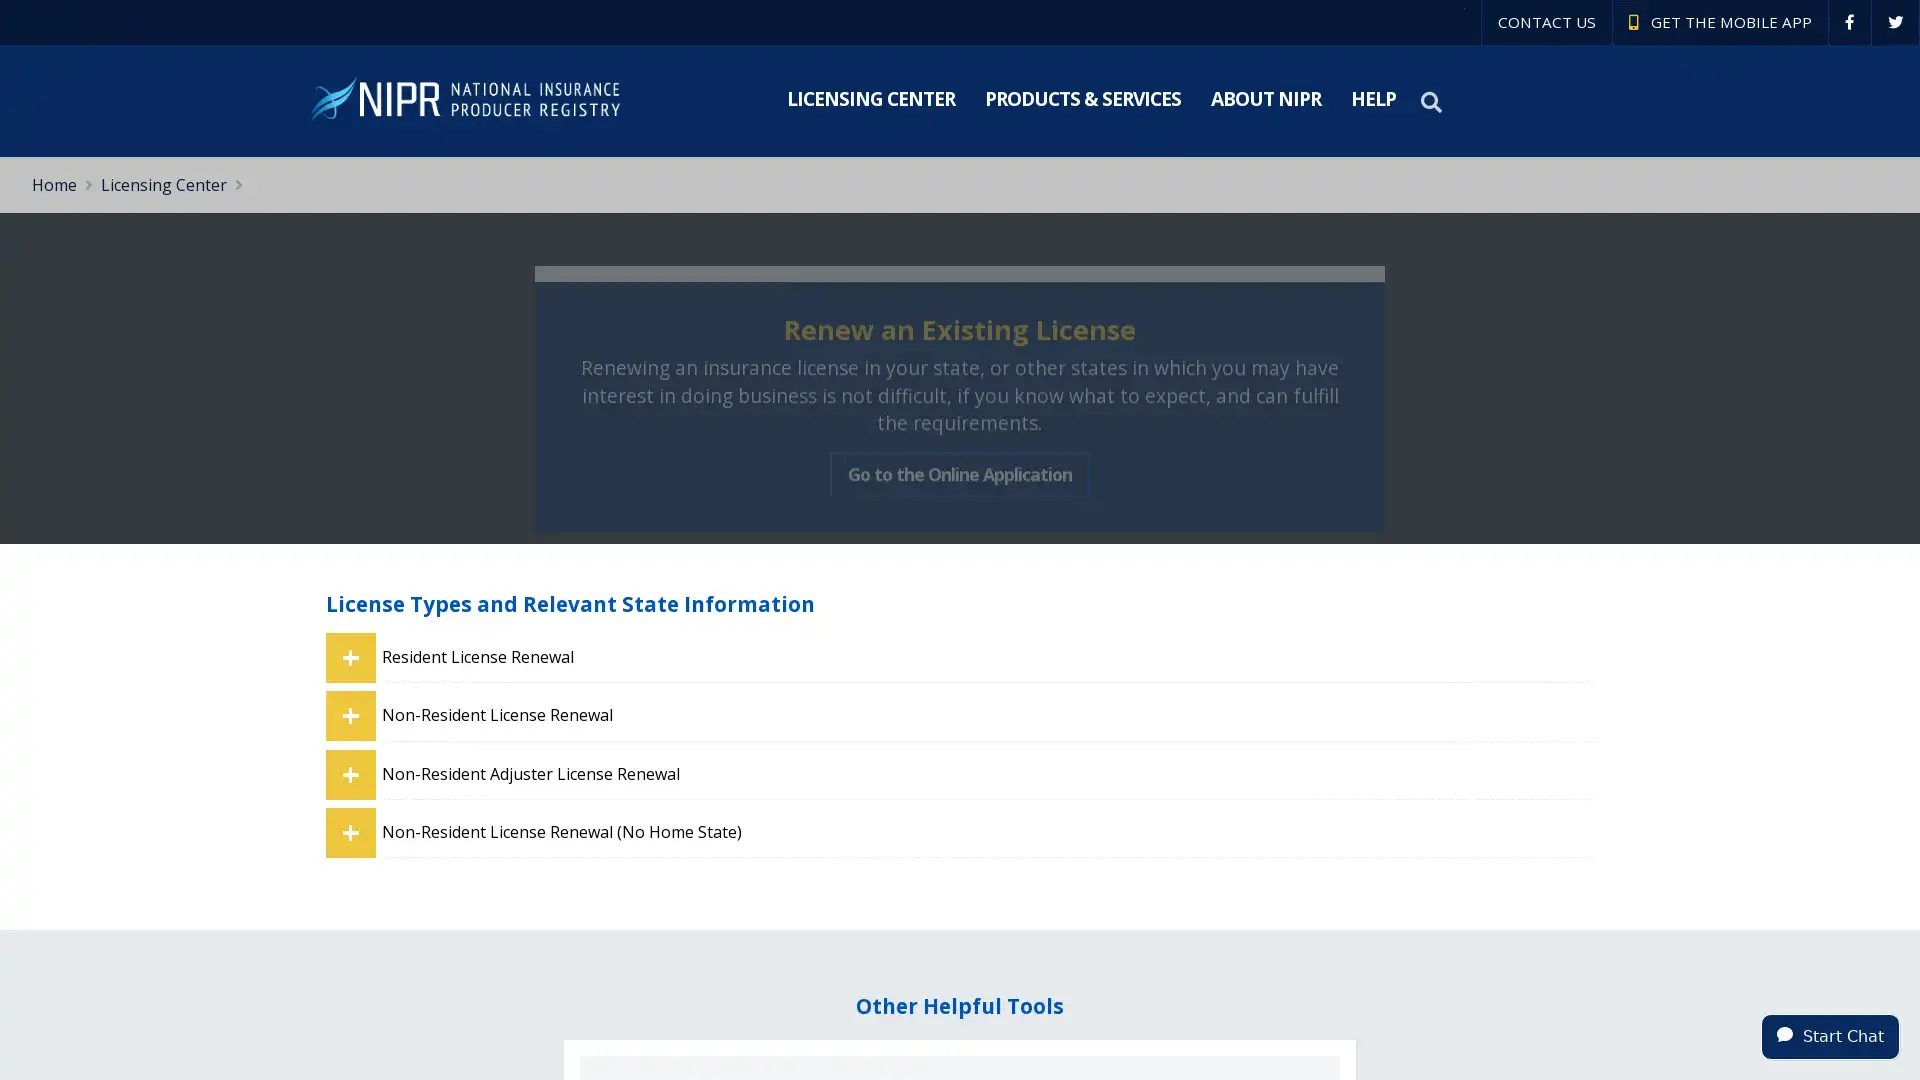  I want to click on Search NIPR, so click(1433, 101).